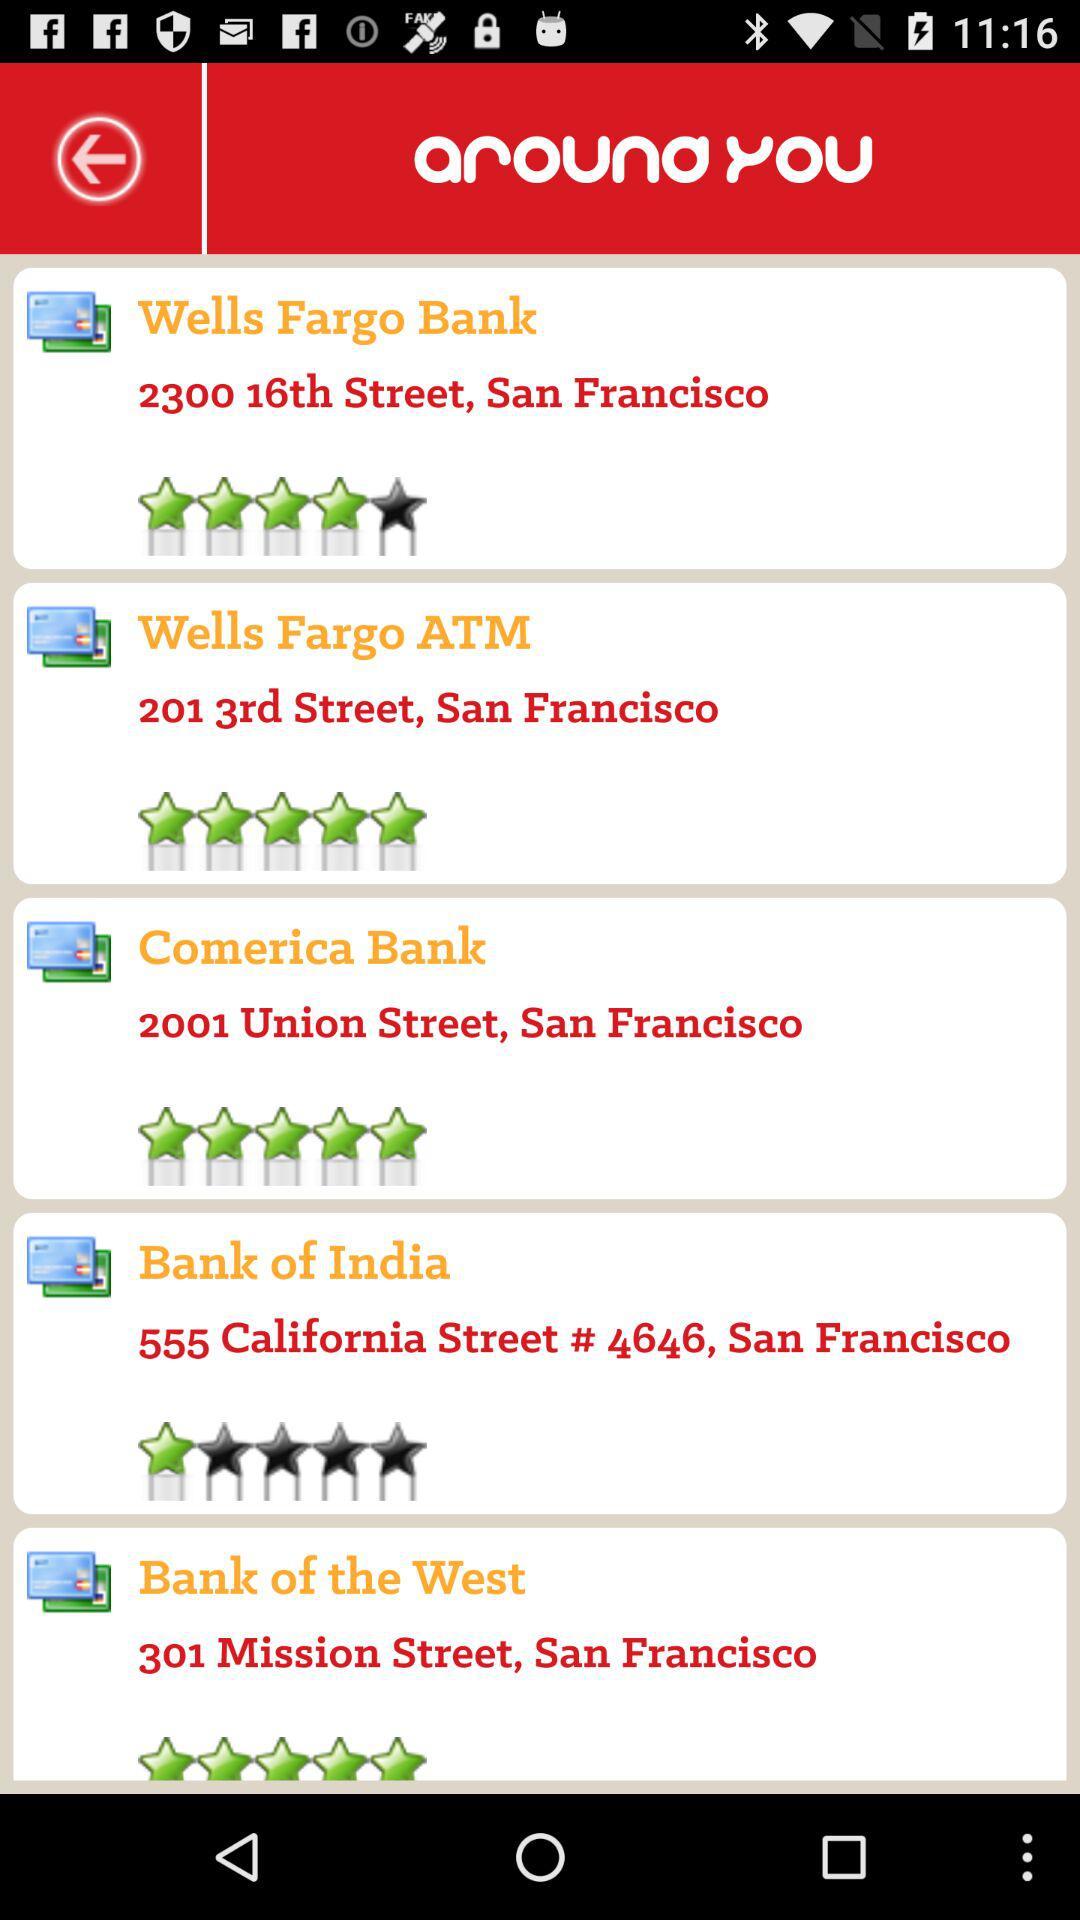  Describe the element at coordinates (100, 157) in the screenshot. I see `the left arrow at top left corner of the page` at that location.